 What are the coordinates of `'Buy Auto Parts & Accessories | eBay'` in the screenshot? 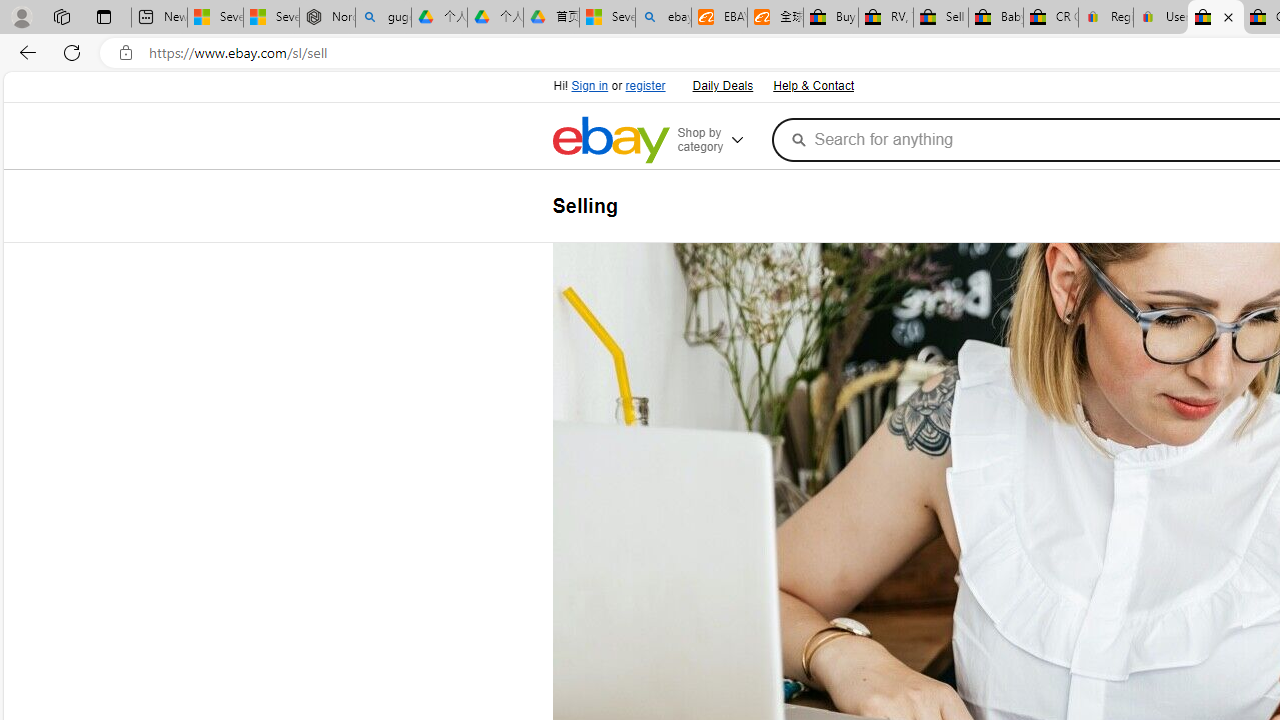 It's located at (830, 17).